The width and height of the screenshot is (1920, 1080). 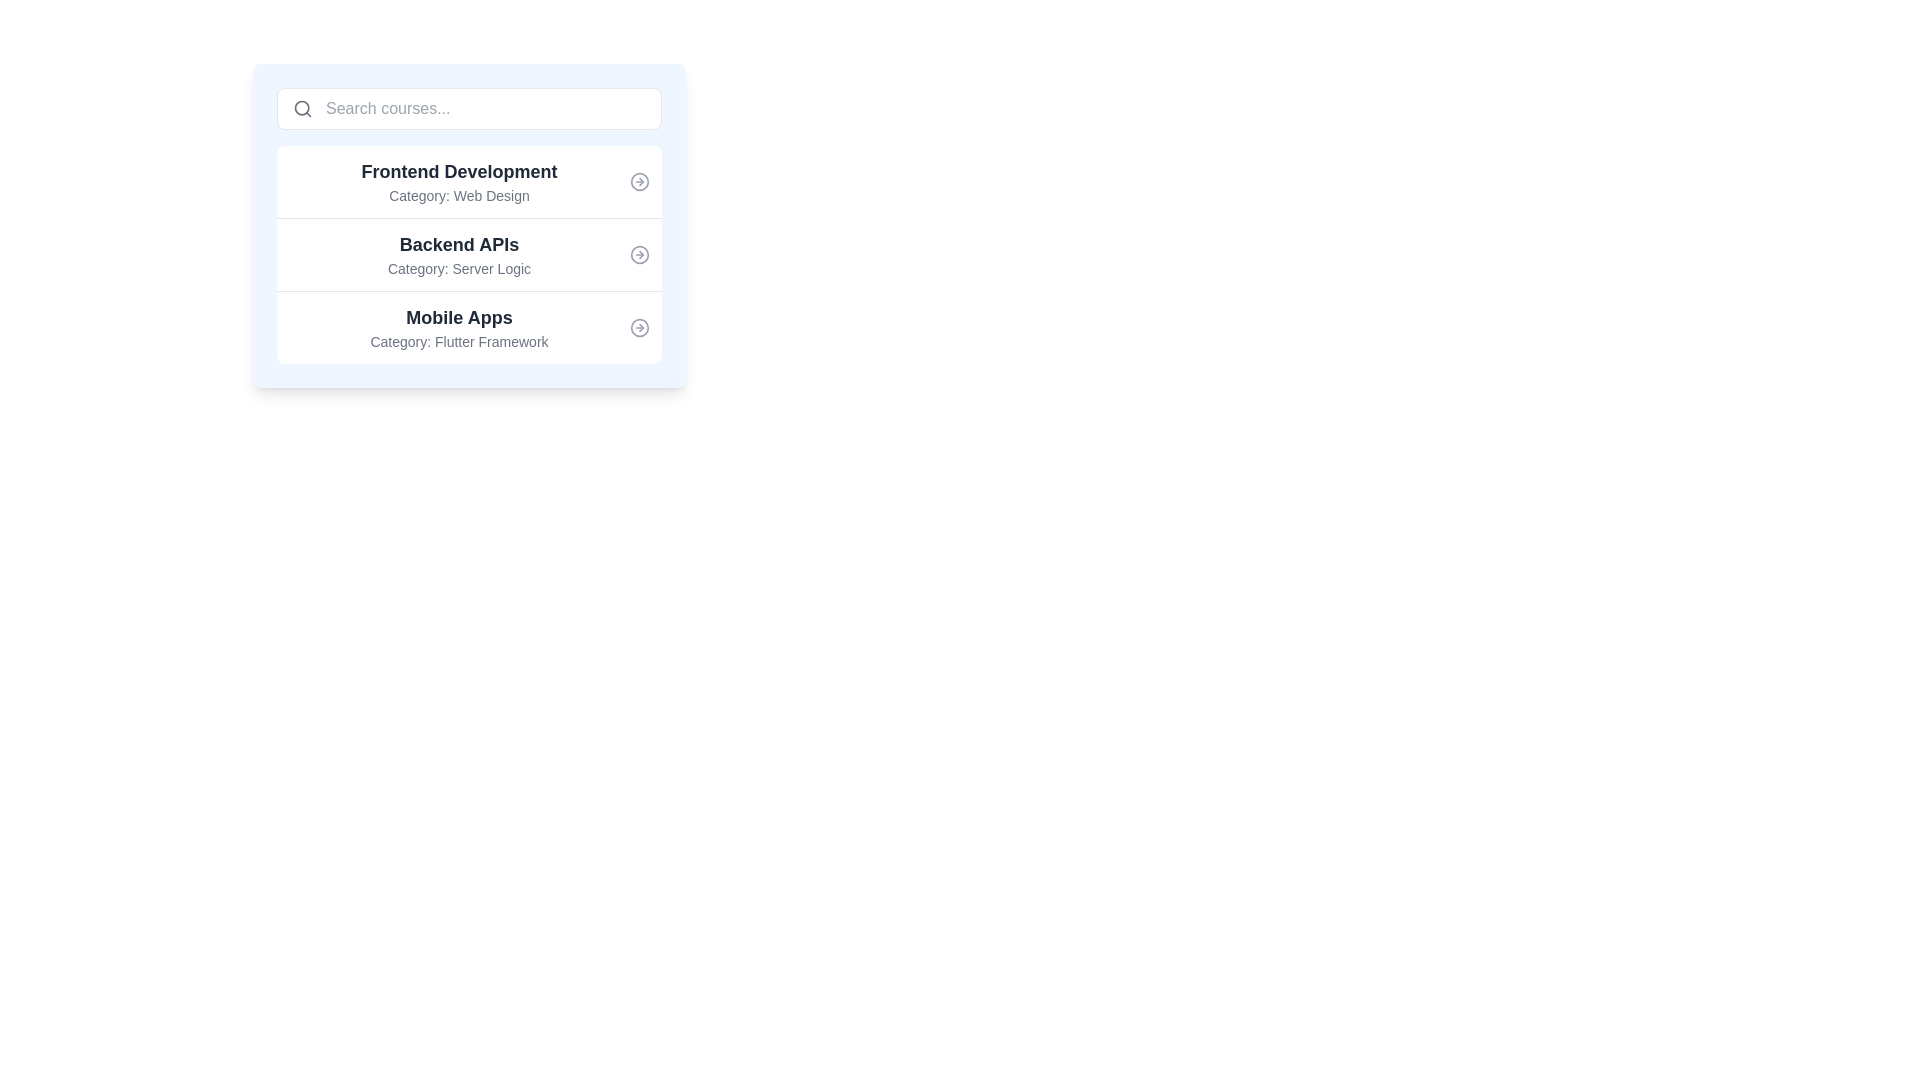 What do you see at coordinates (458, 181) in the screenshot?
I see `the Text label displaying 'Frontend Development' and 'Category: Web Design', which is the first entry in the vertical listing of course categories` at bounding box center [458, 181].